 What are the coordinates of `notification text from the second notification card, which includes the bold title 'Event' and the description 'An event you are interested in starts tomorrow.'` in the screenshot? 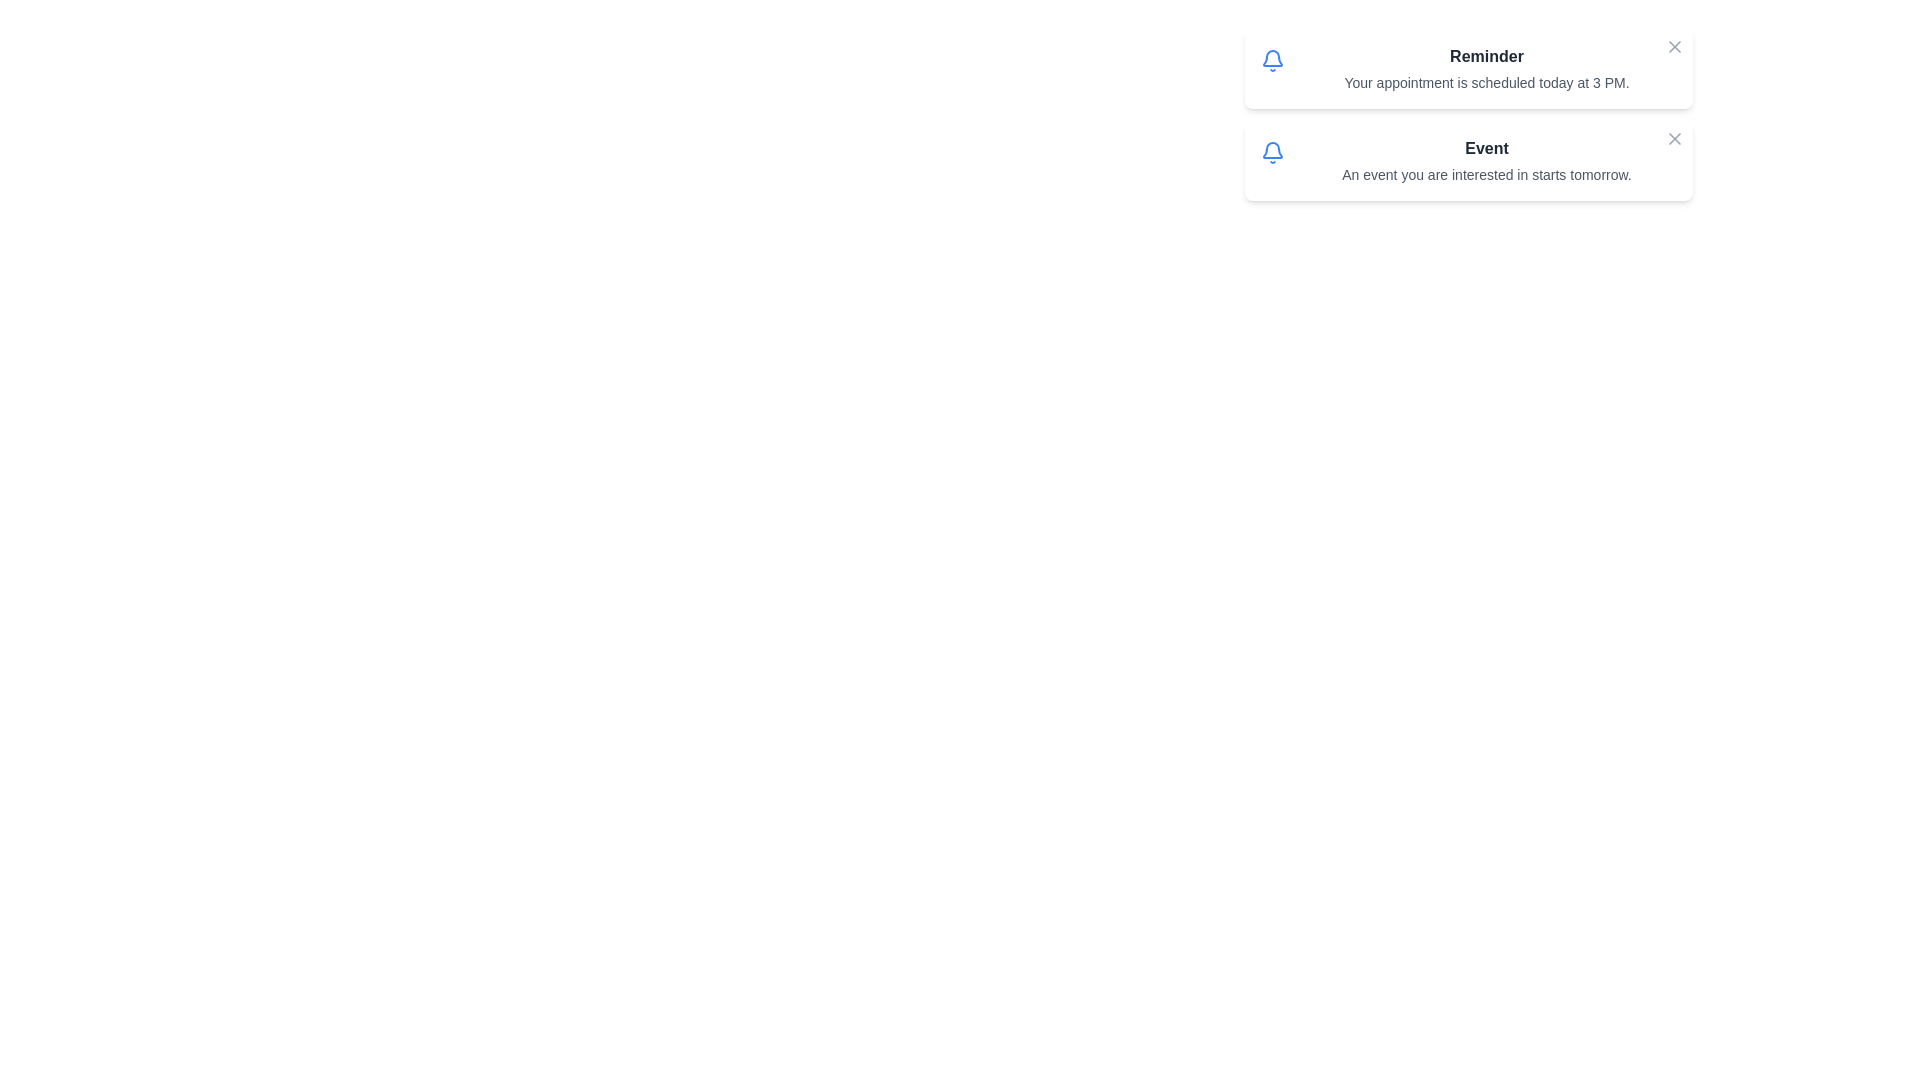 It's located at (1468, 160).